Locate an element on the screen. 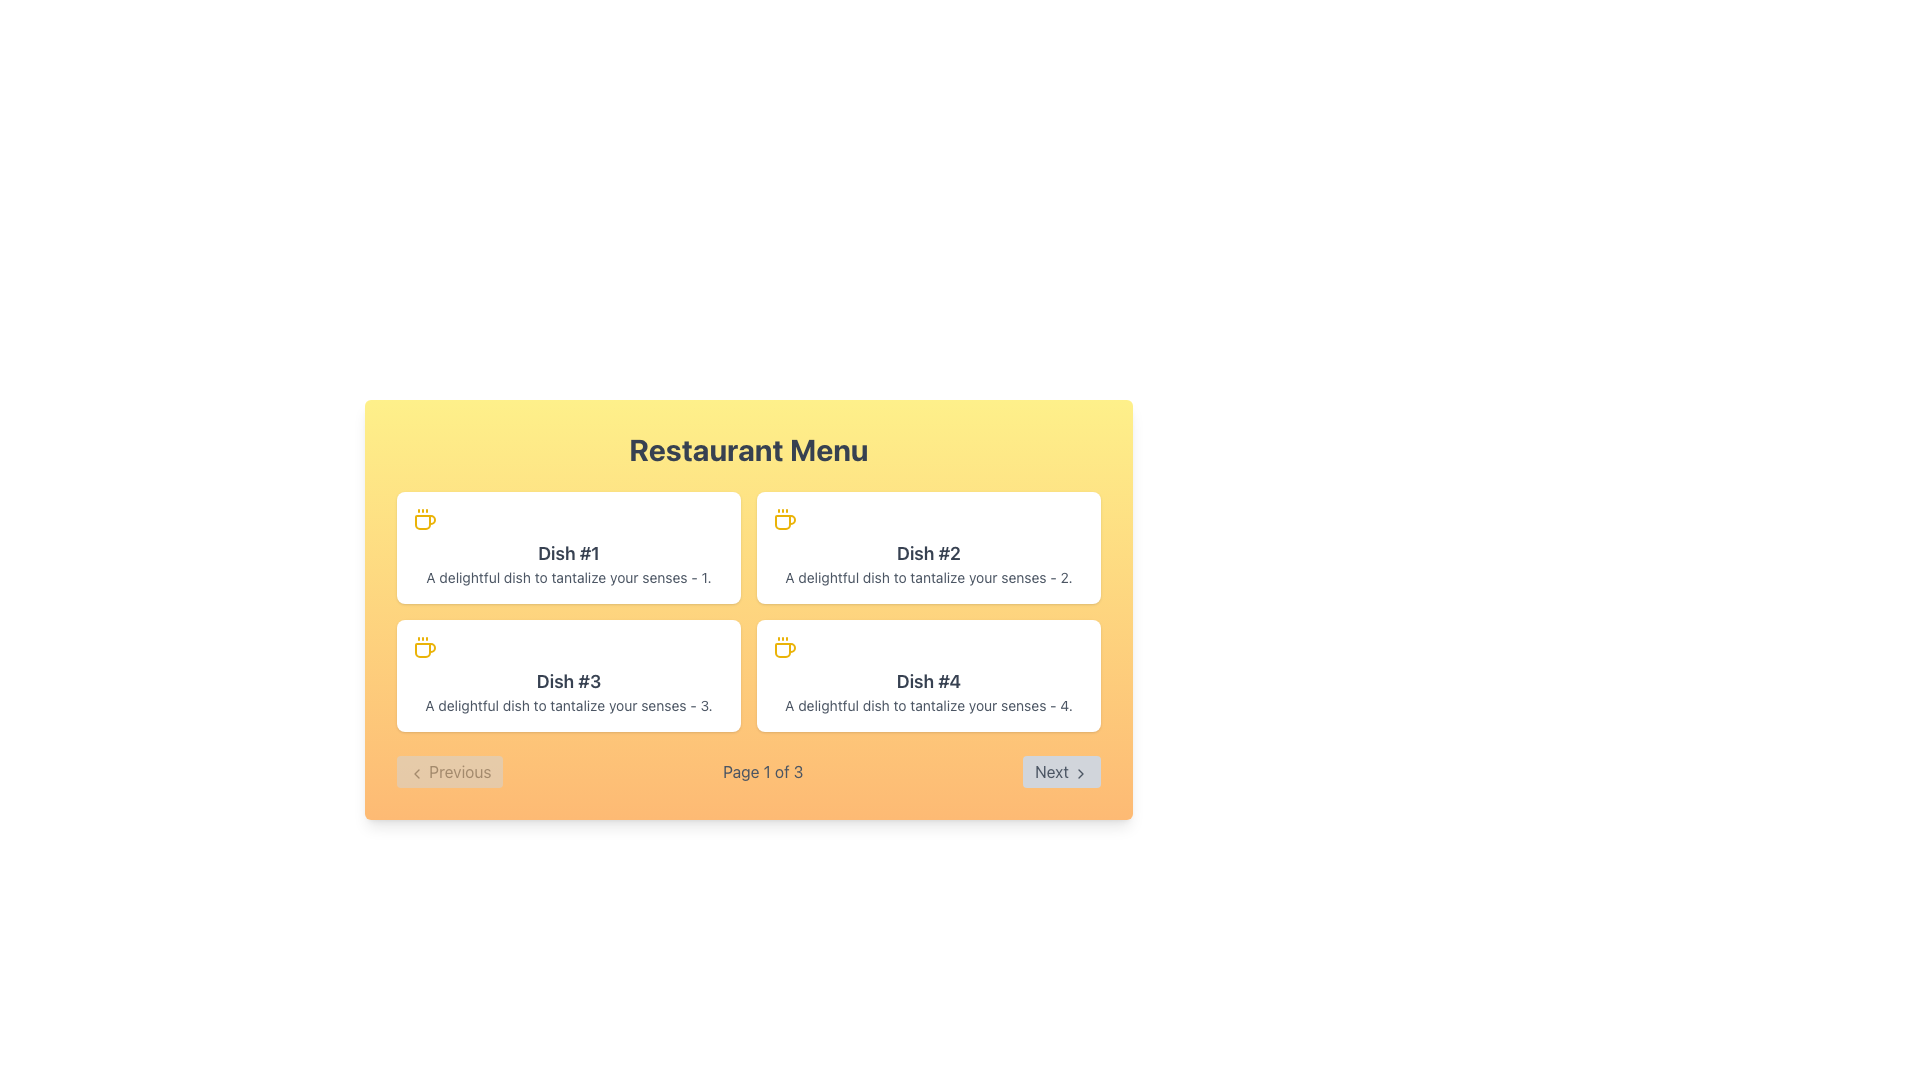 The image size is (1920, 1080). static text 'Page 1 of 3' displayed in gray color, located centrally between the 'Previous' and 'Next' buttons in the pagination controls at the bottom of the window is located at coordinates (762, 770).